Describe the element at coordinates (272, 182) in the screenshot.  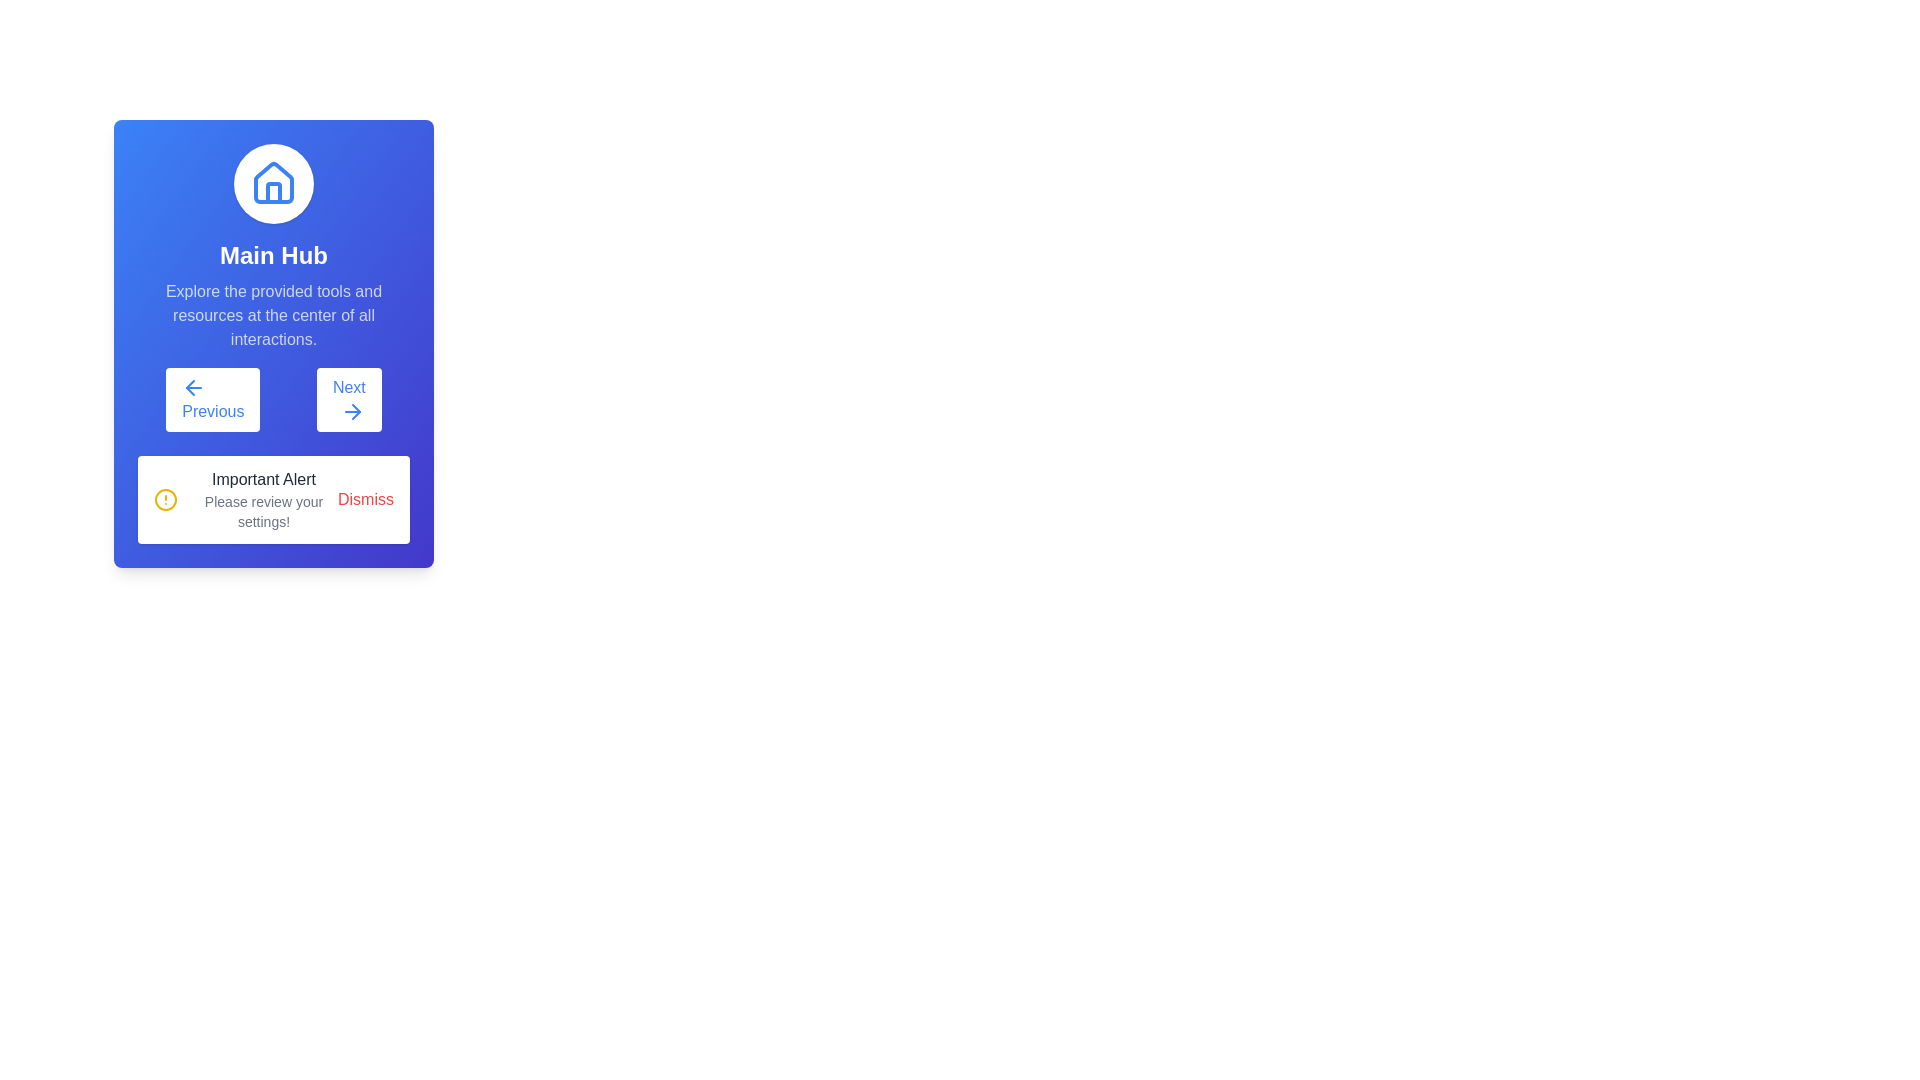
I see `the home icon graphic, which has a blue outline and is located at the top center of the card interface` at that location.